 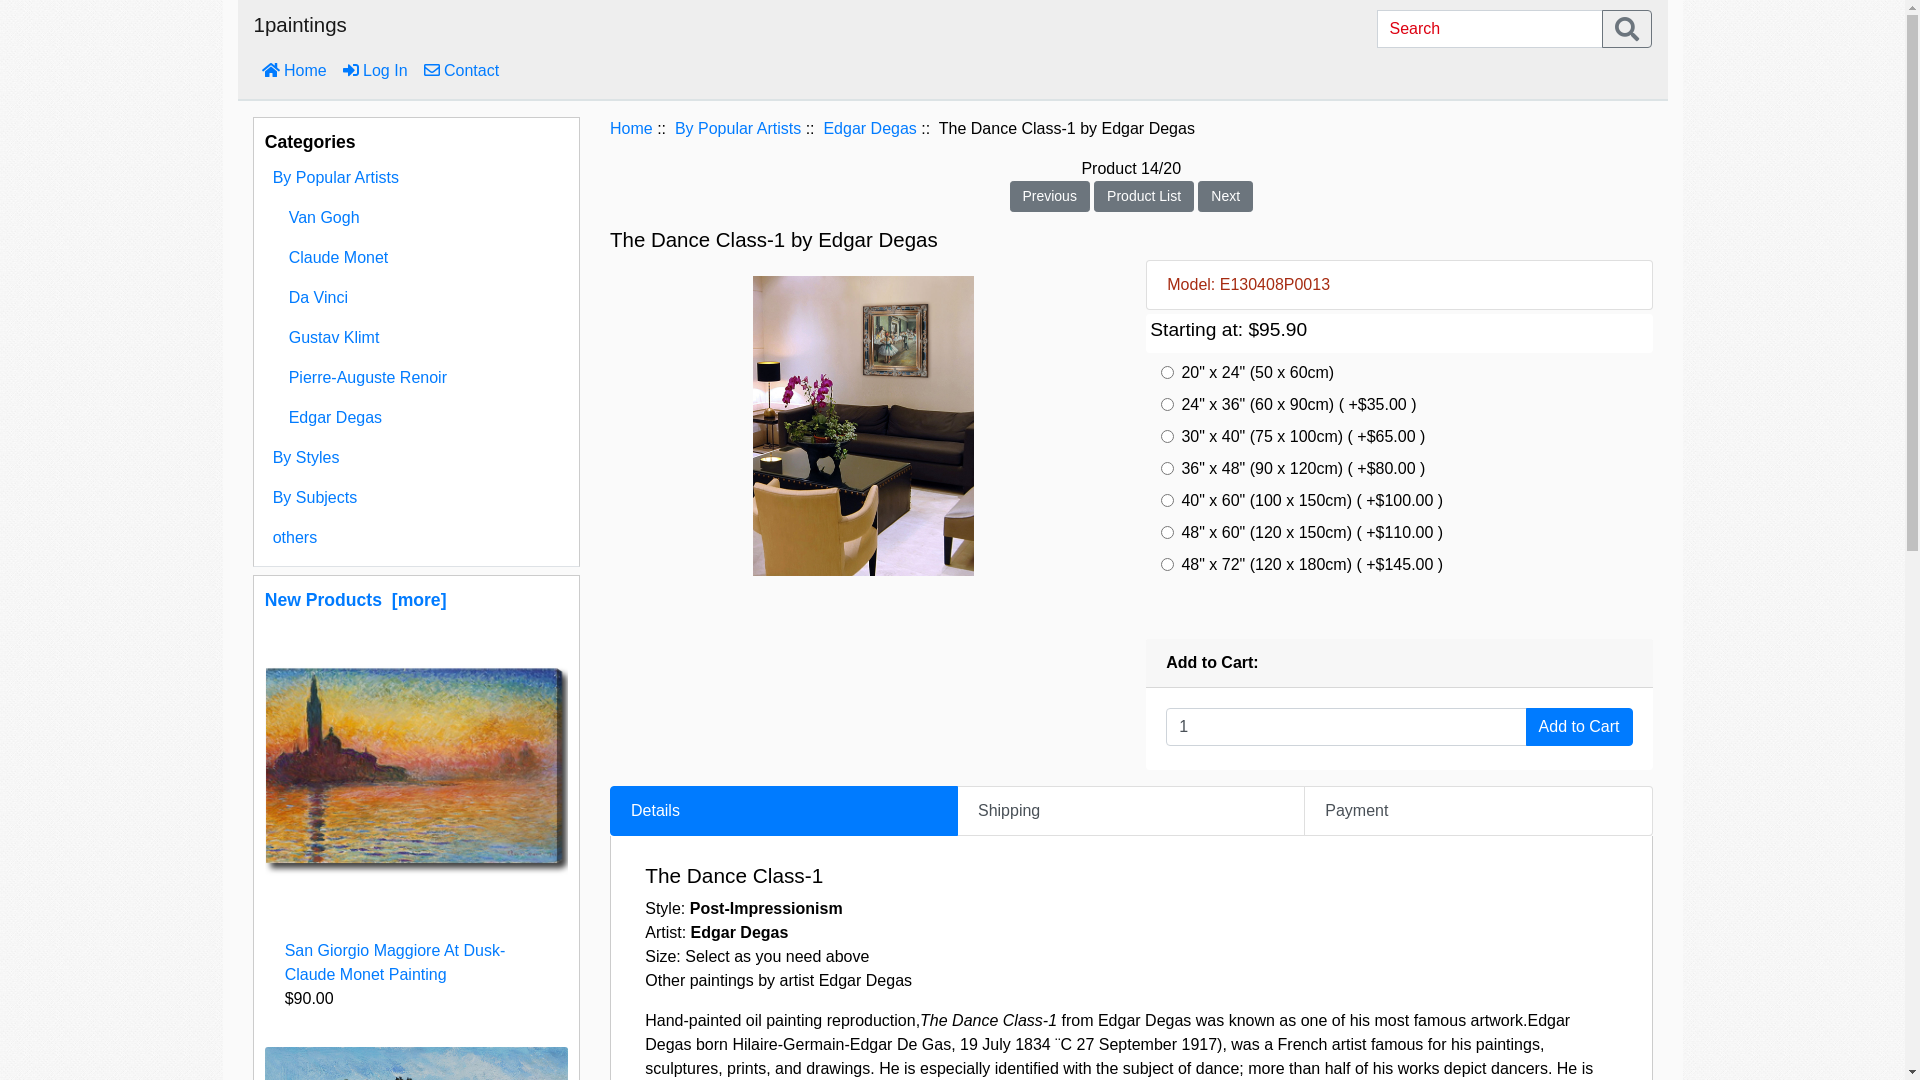 What do you see at coordinates (782, 810) in the screenshot?
I see `'Details'` at bounding box center [782, 810].